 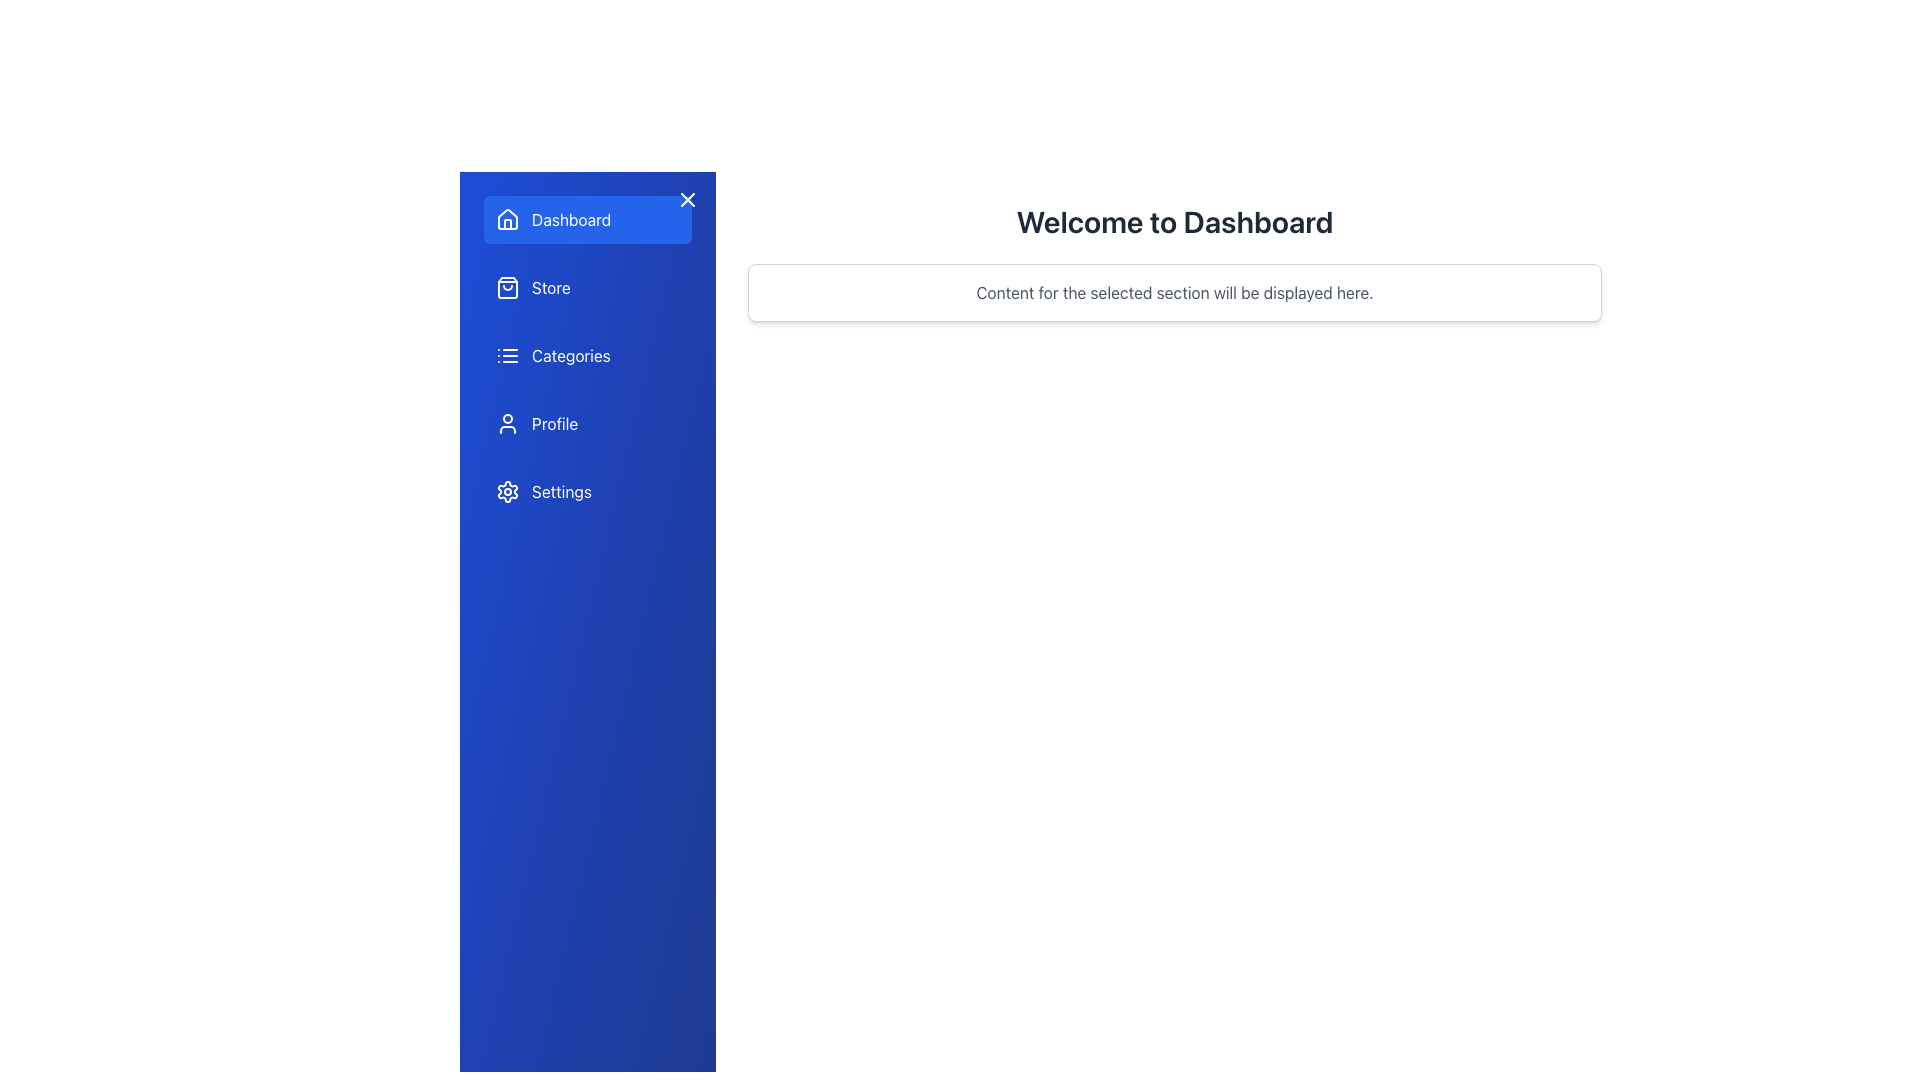 What do you see at coordinates (555, 423) in the screenshot?
I see `textual information of the 'Profile' label in the vertical navigation menu located to the right of the user profile icon` at bounding box center [555, 423].